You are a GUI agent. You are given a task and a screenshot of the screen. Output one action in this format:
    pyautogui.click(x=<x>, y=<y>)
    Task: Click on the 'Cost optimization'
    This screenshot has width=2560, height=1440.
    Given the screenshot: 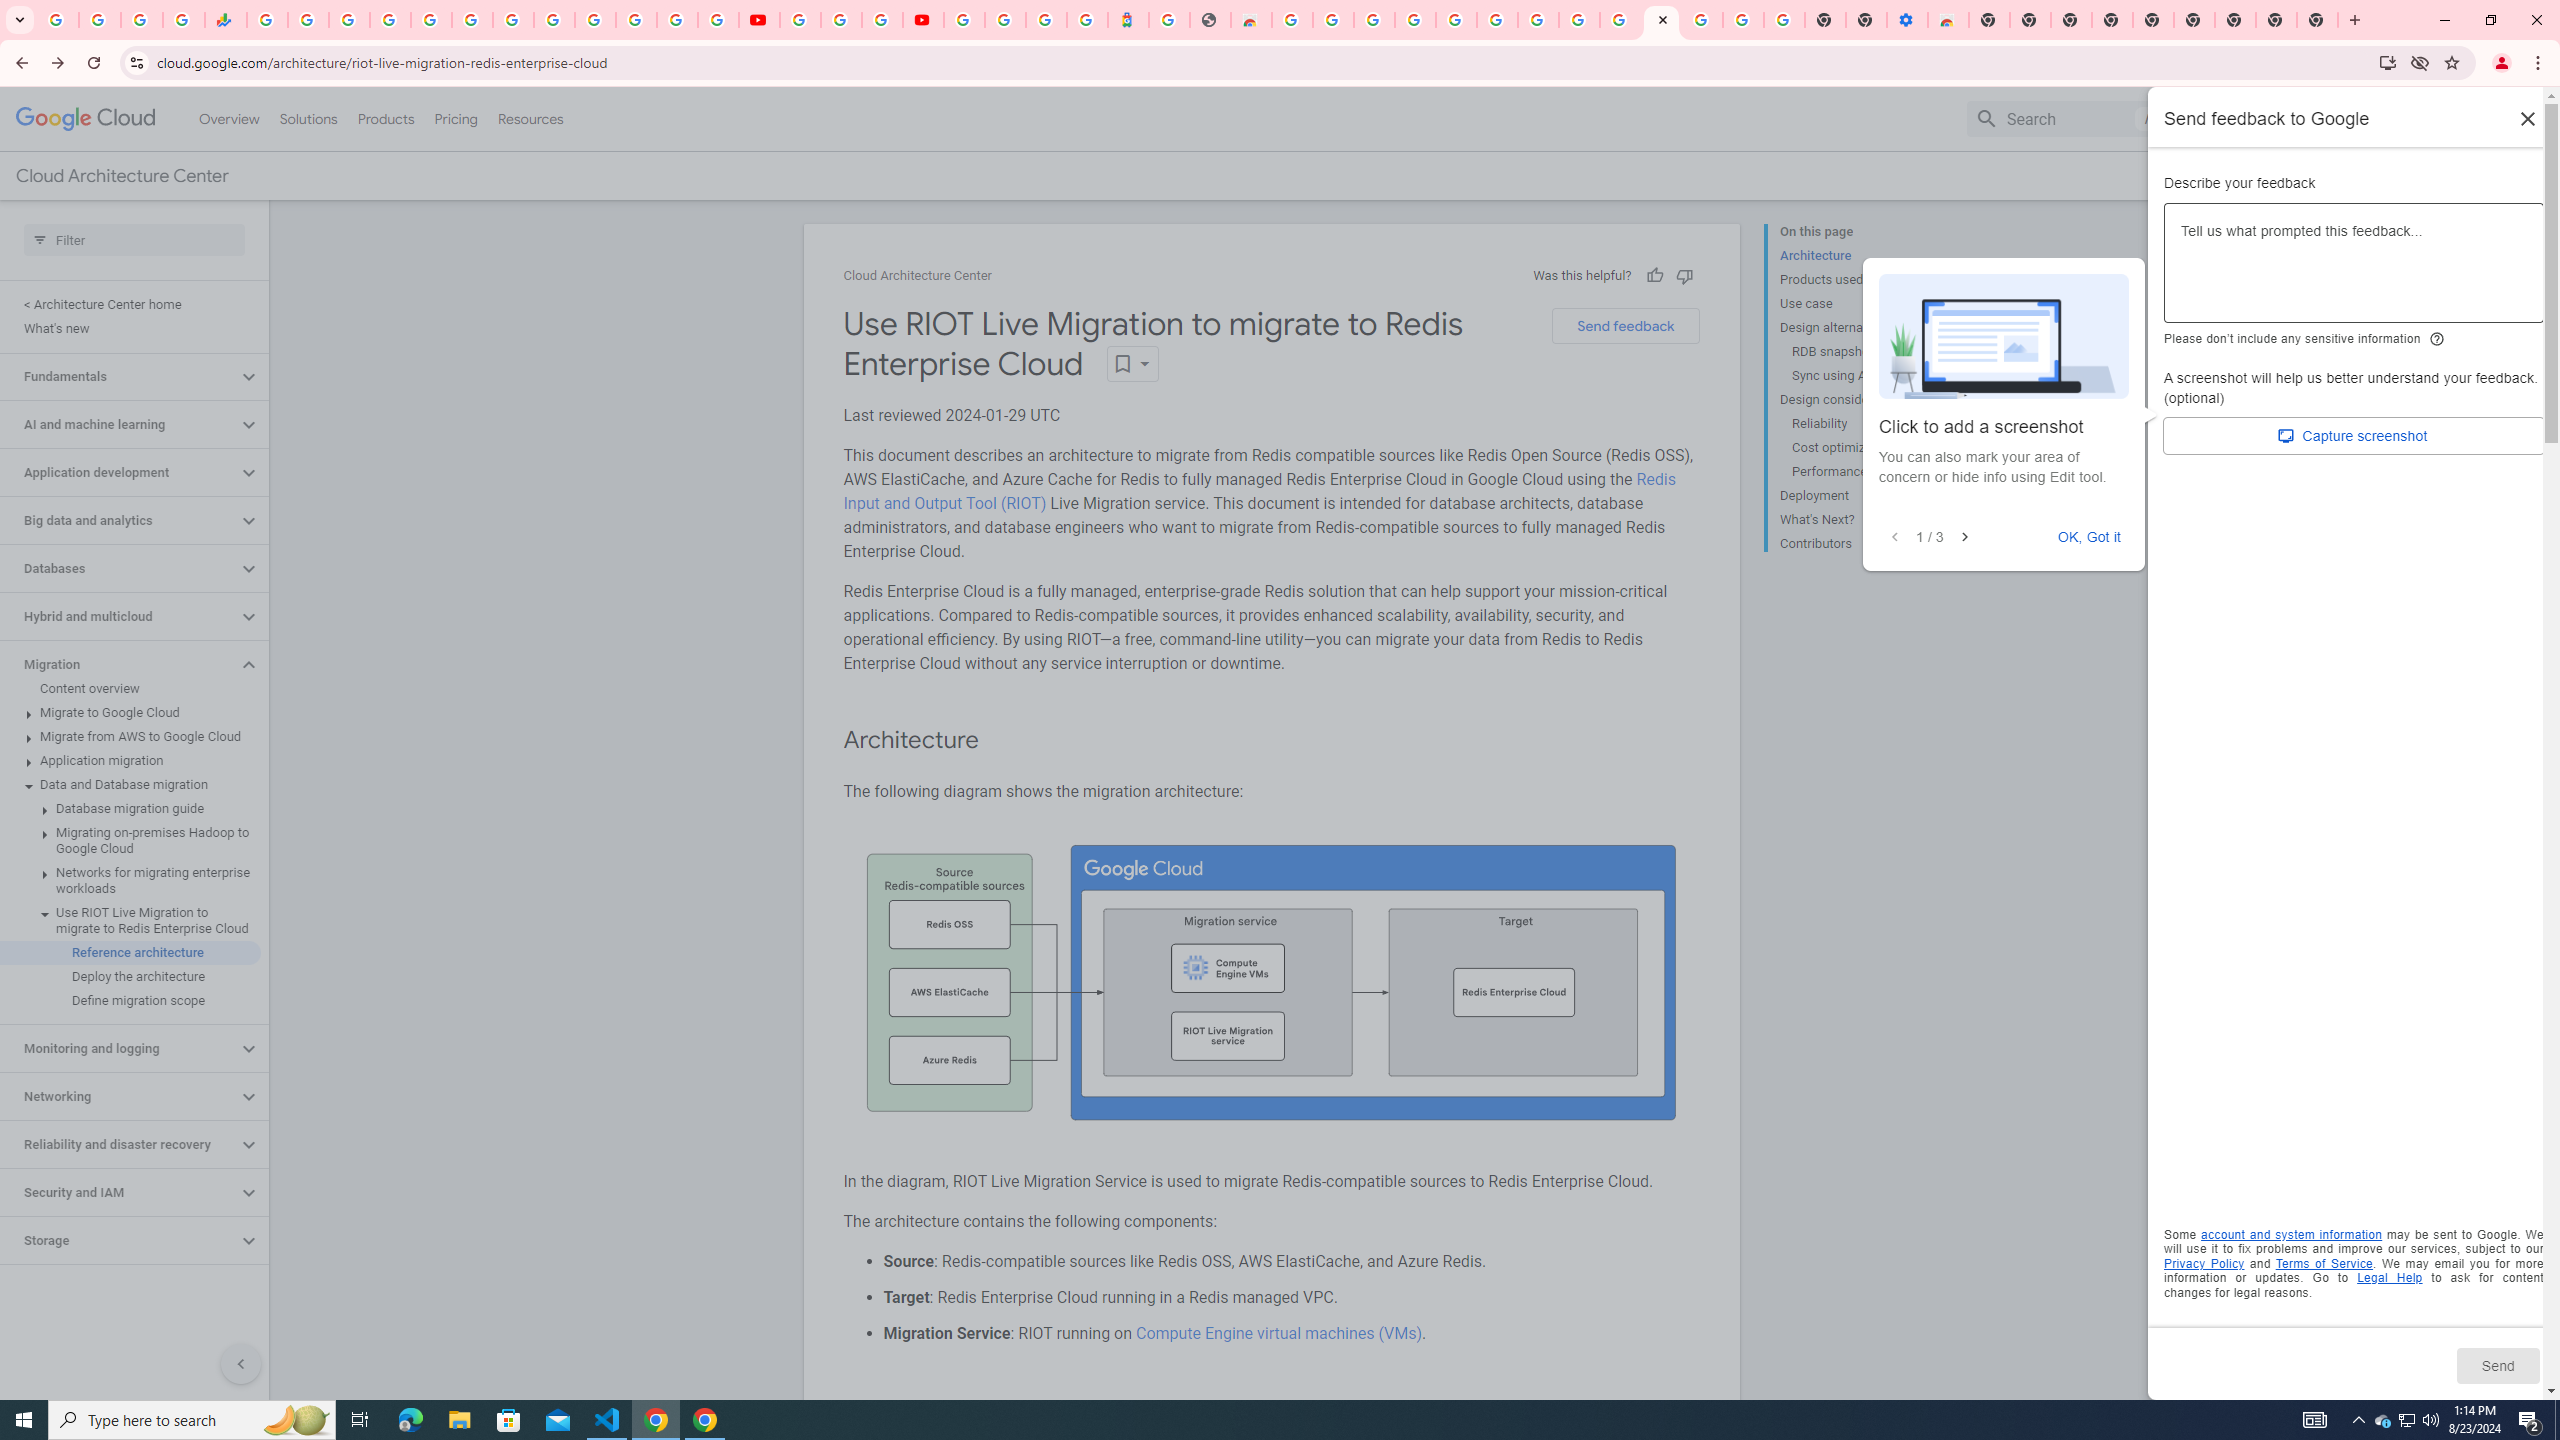 What is the action you would take?
    pyautogui.click(x=1867, y=447)
    